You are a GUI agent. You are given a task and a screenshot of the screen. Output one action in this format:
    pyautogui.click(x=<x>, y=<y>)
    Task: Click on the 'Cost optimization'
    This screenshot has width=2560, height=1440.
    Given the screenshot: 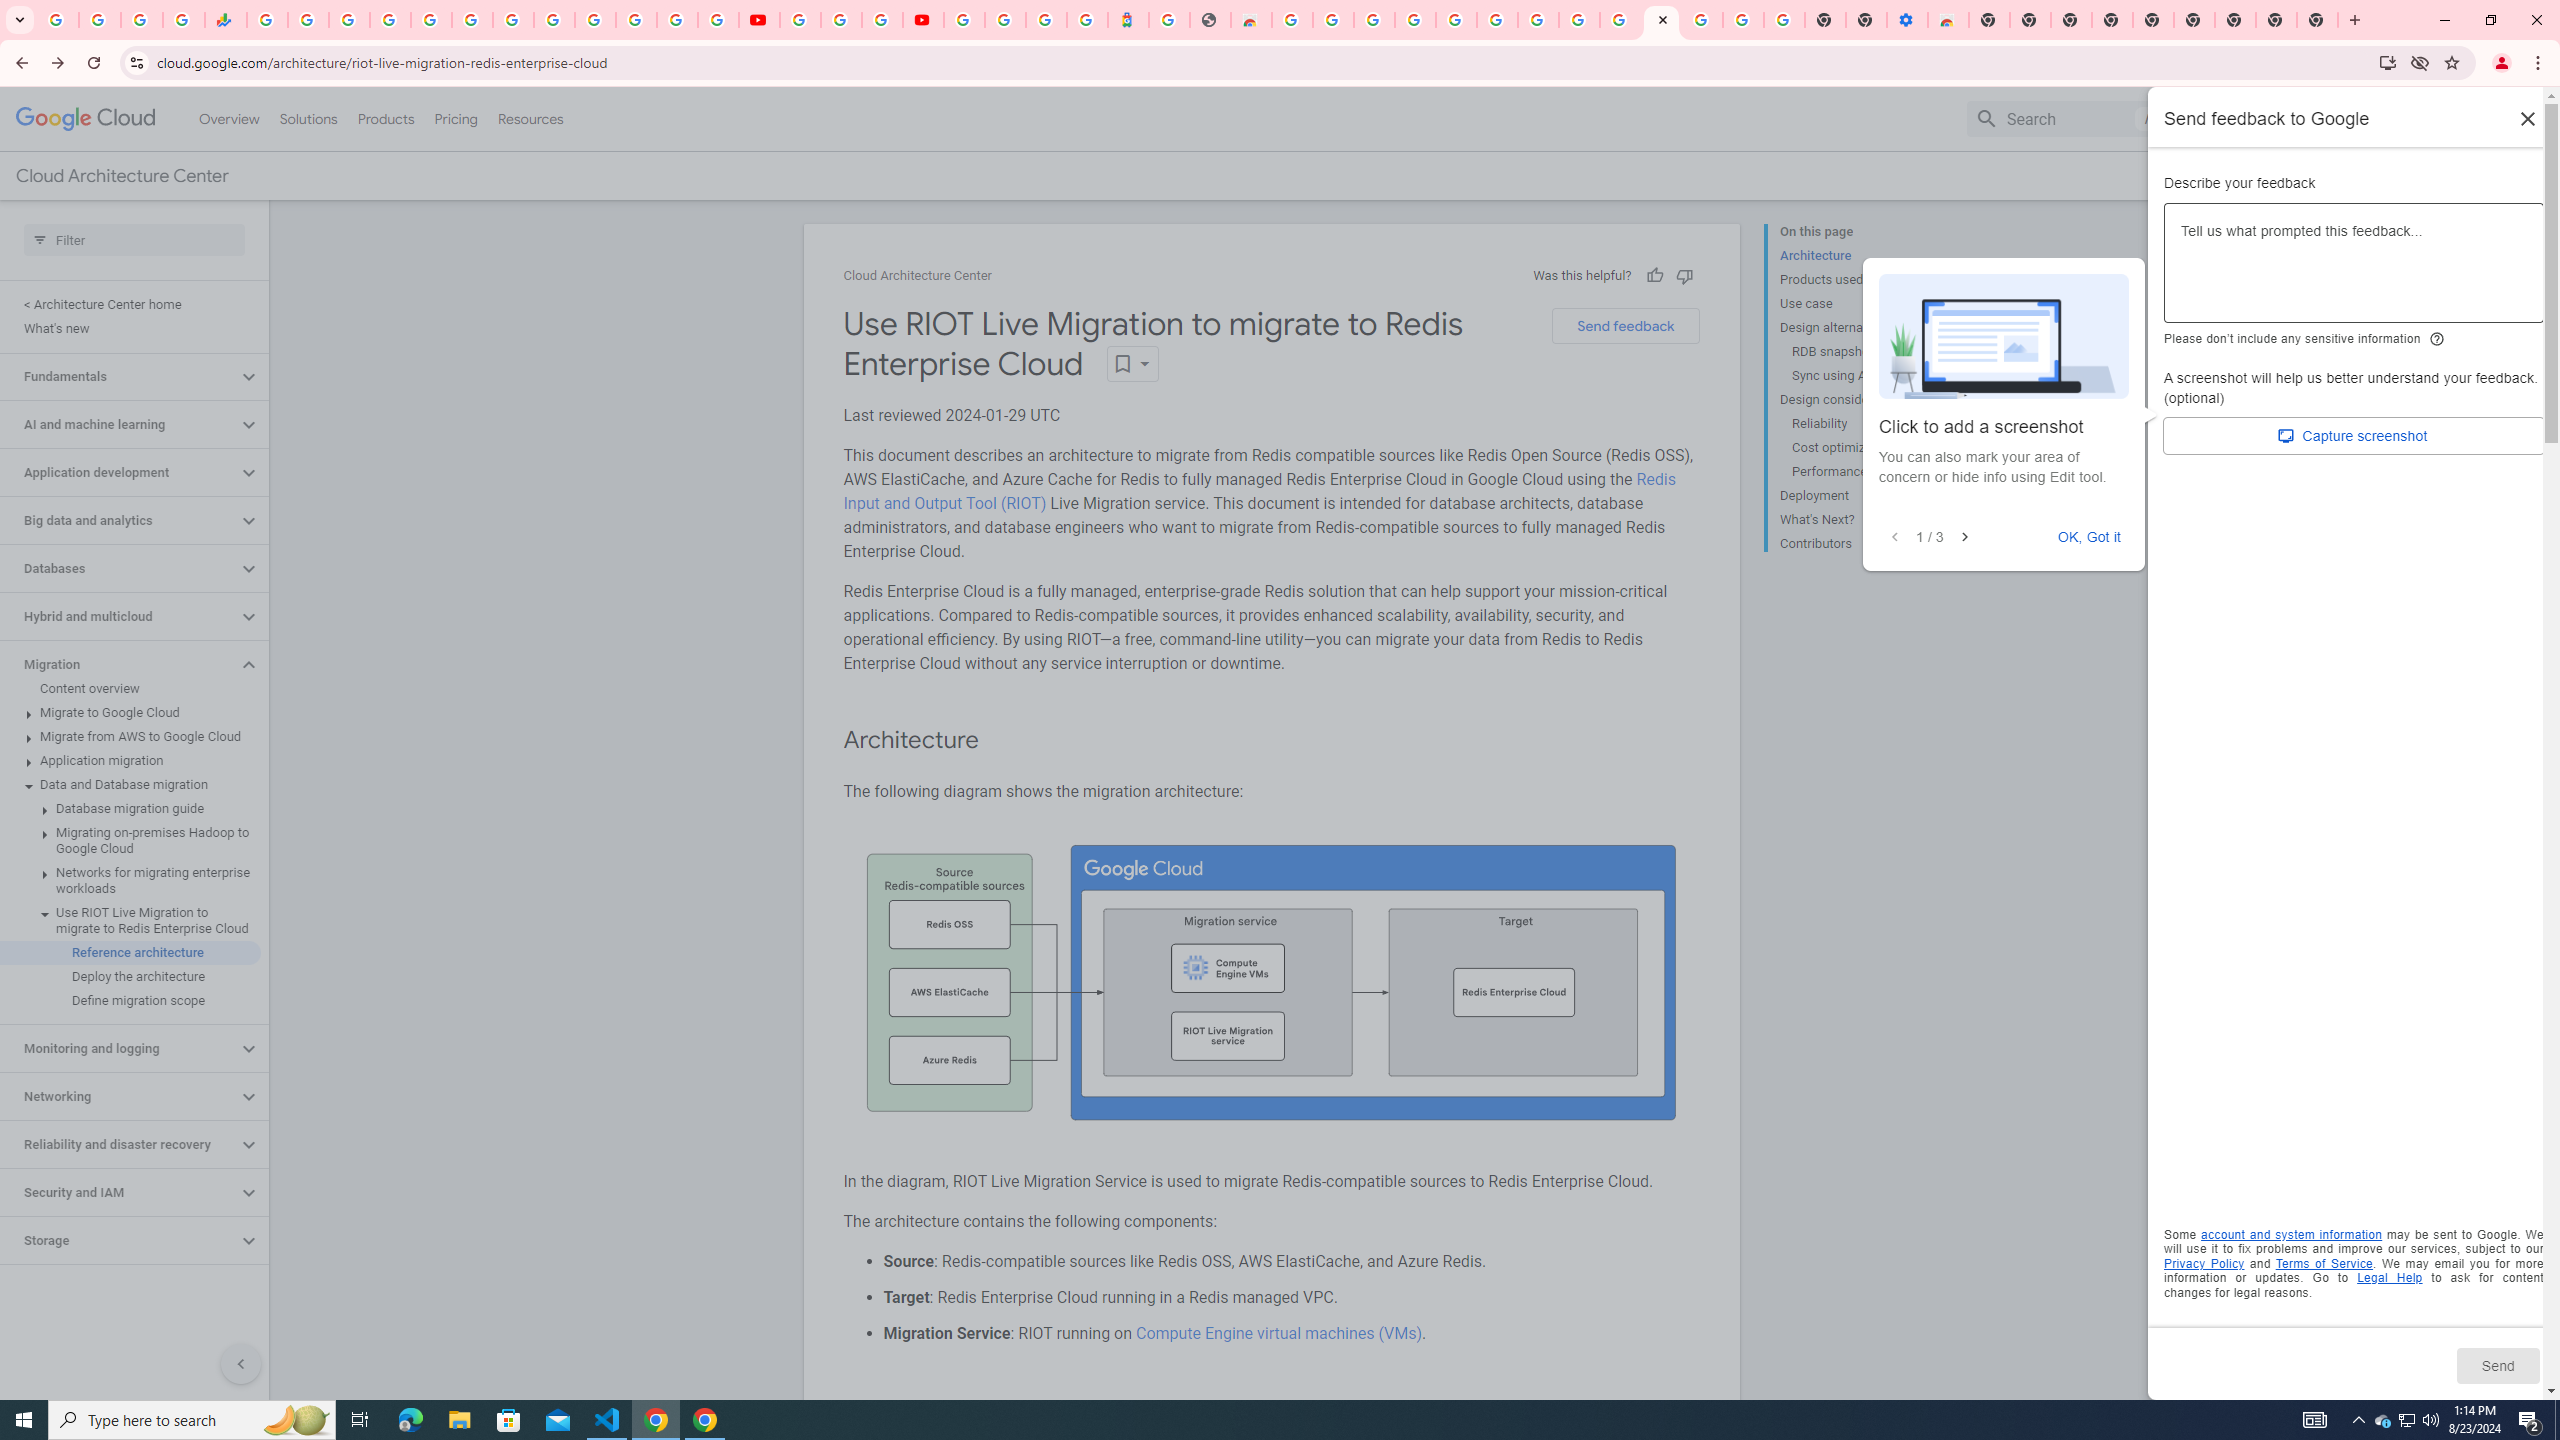 What is the action you would take?
    pyautogui.click(x=1867, y=447)
    